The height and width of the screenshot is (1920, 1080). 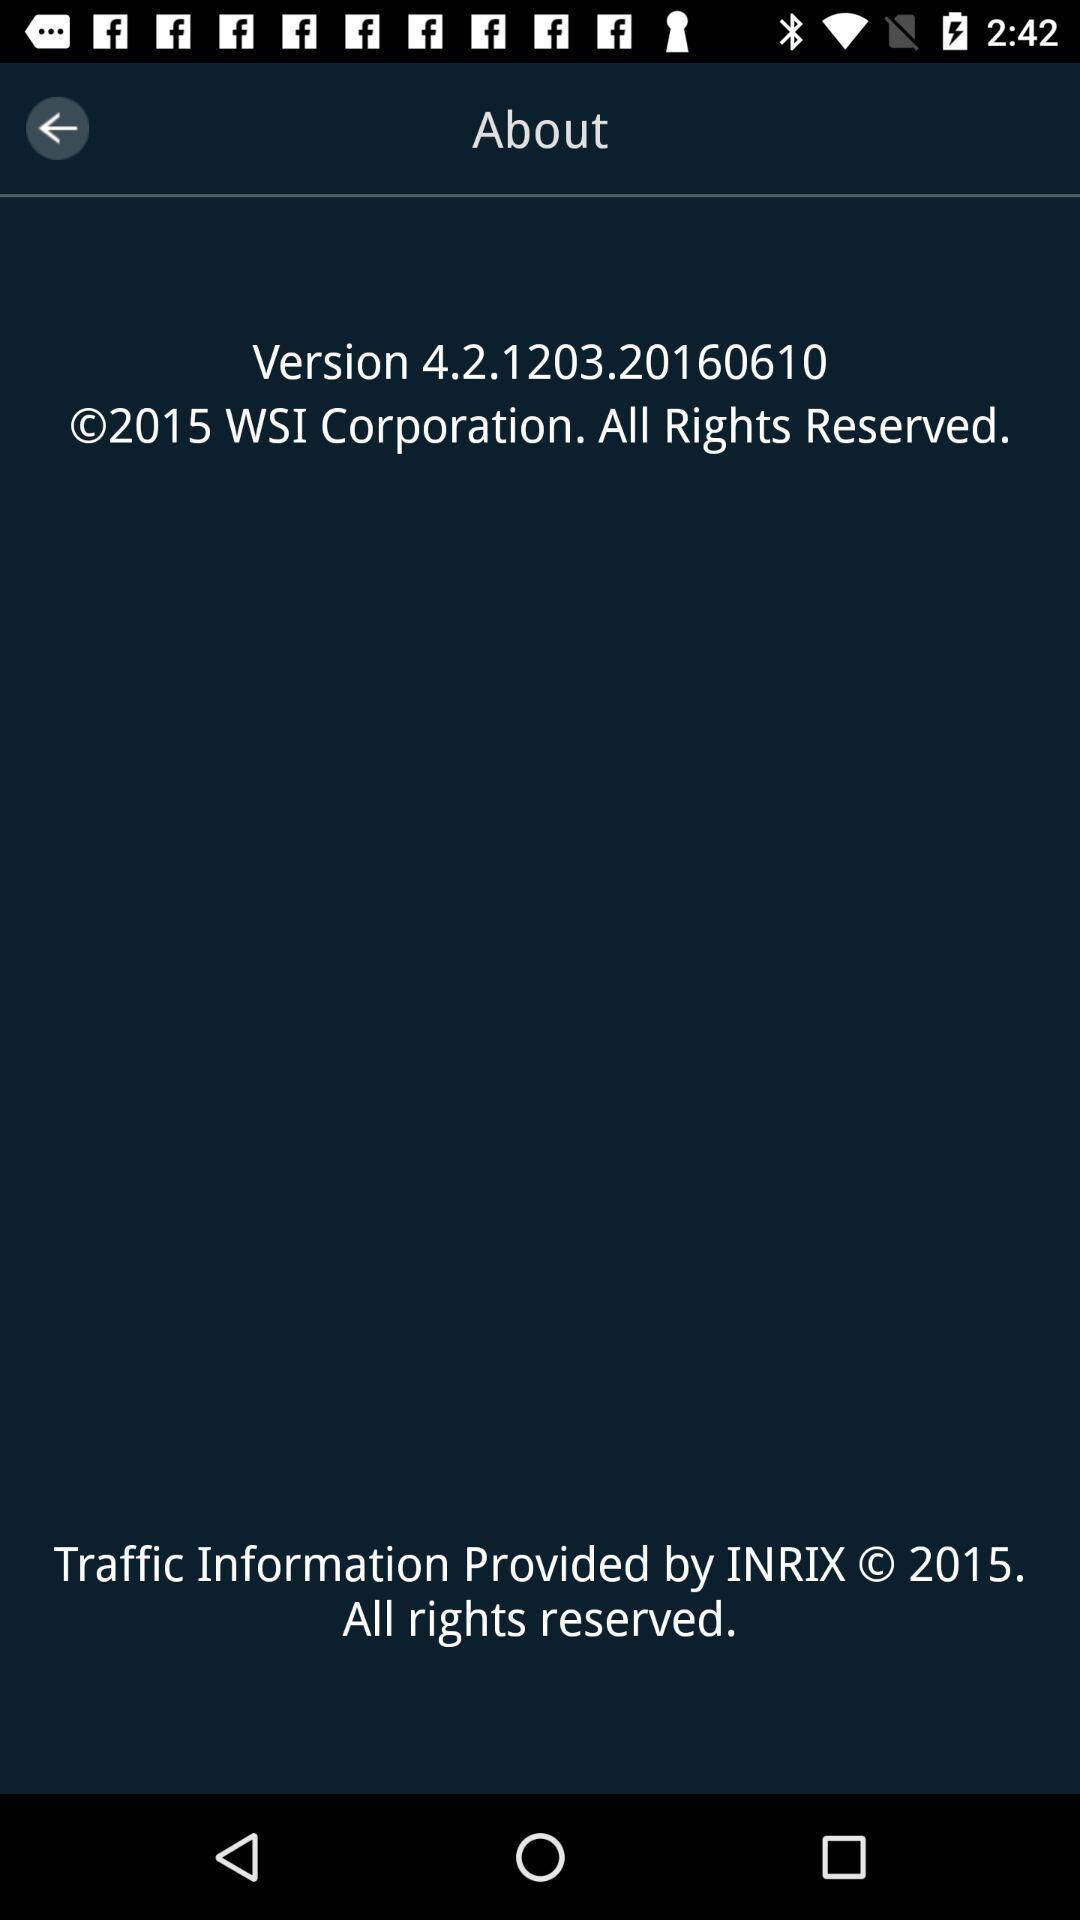 I want to click on the arrow_backward icon, so click(x=56, y=127).